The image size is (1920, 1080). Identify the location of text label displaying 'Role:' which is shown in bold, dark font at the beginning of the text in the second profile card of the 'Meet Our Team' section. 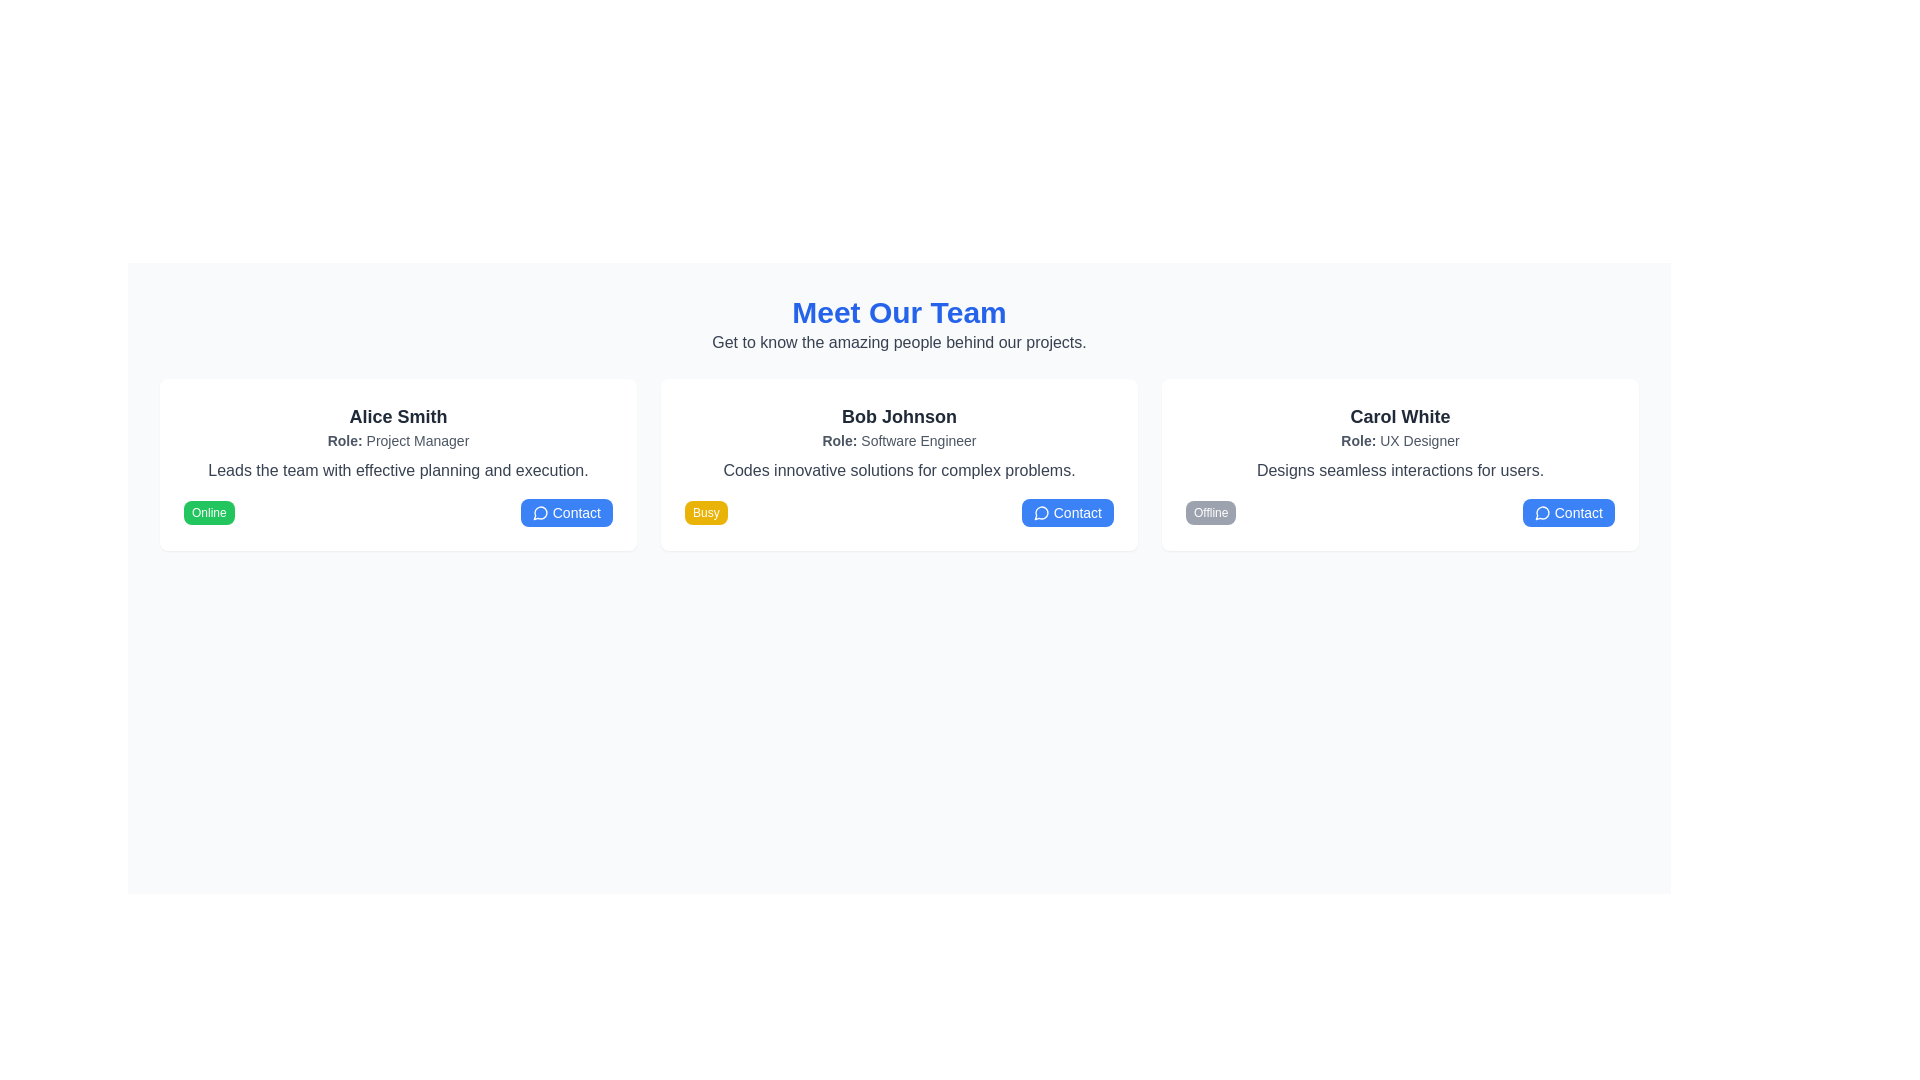
(840, 439).